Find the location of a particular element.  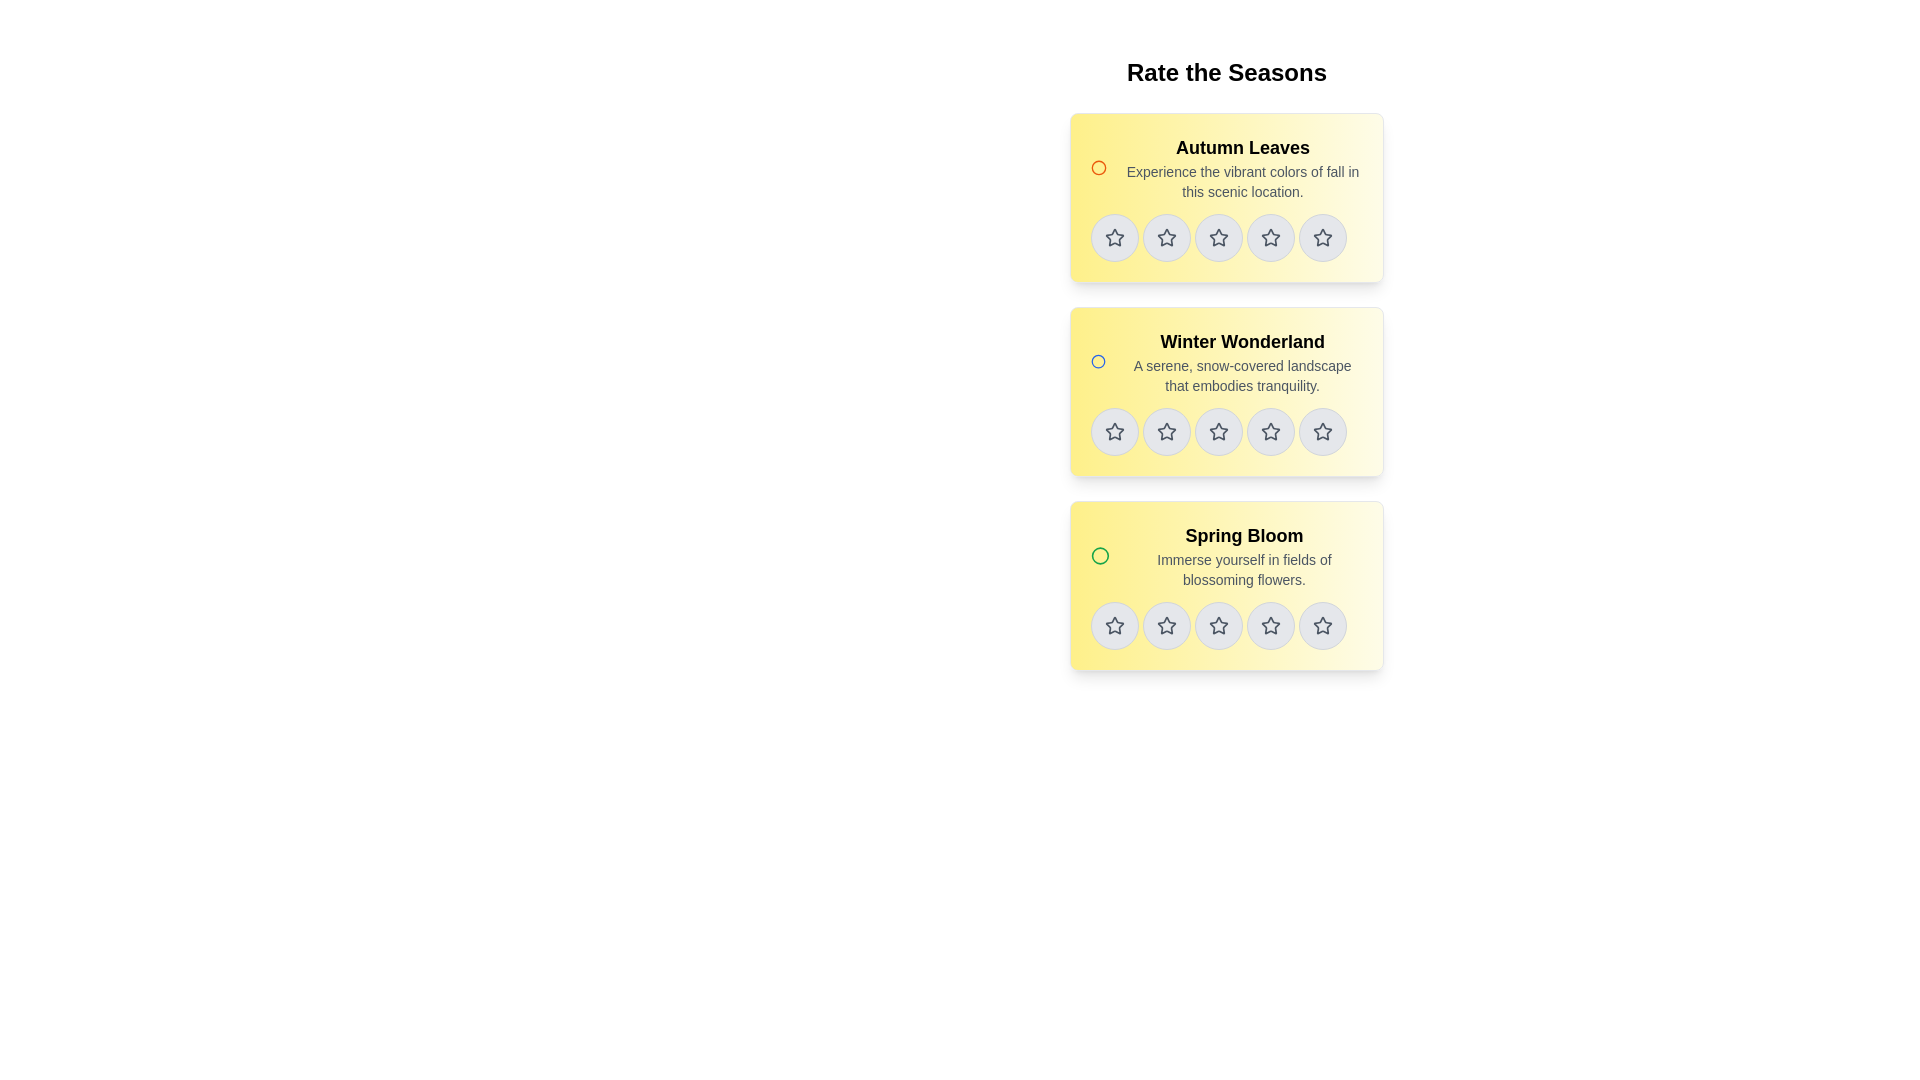

the circular gray button with a star icon, which is the third button in a group of five is located at coordinates (1218, 237).